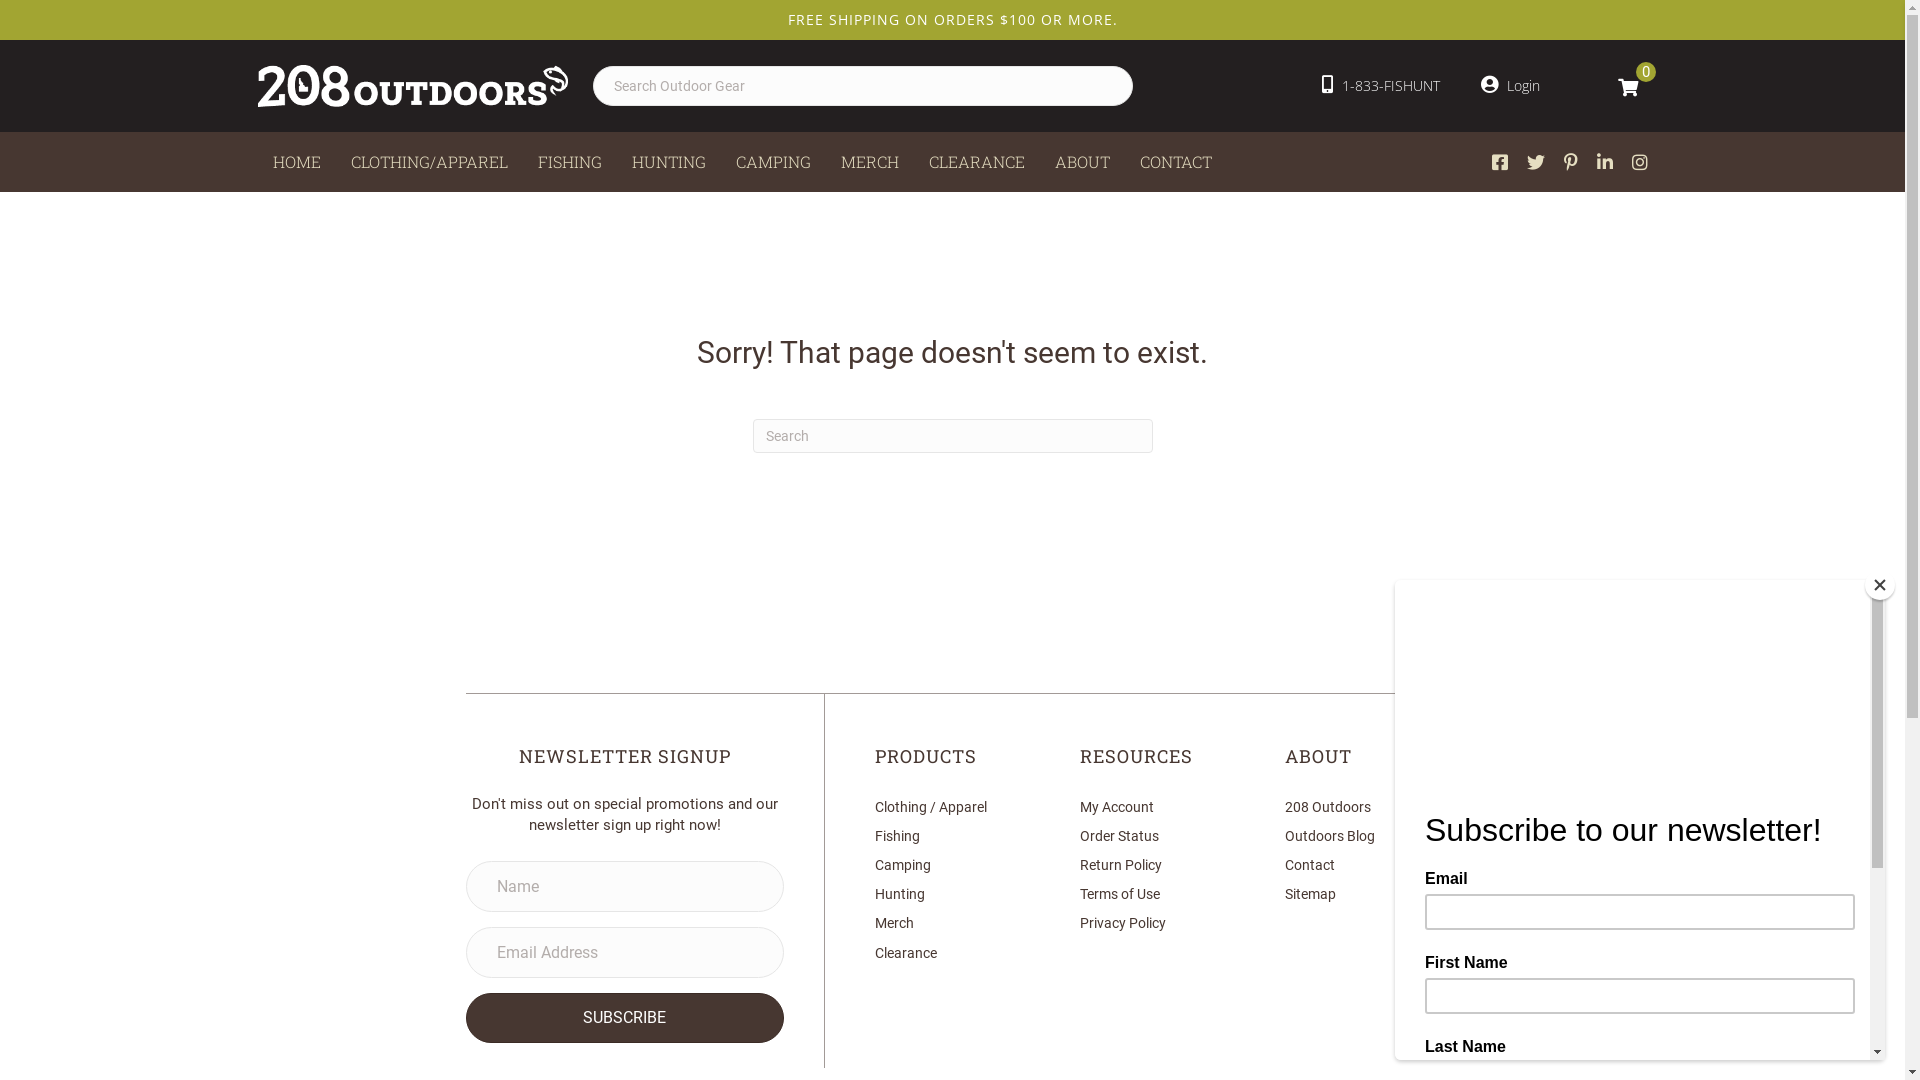 The width and height of the screenshot is (1920, 1080). Describe the element at coordinates (771, 161) in the screenshot. I see `'CAMPING'` at that location.